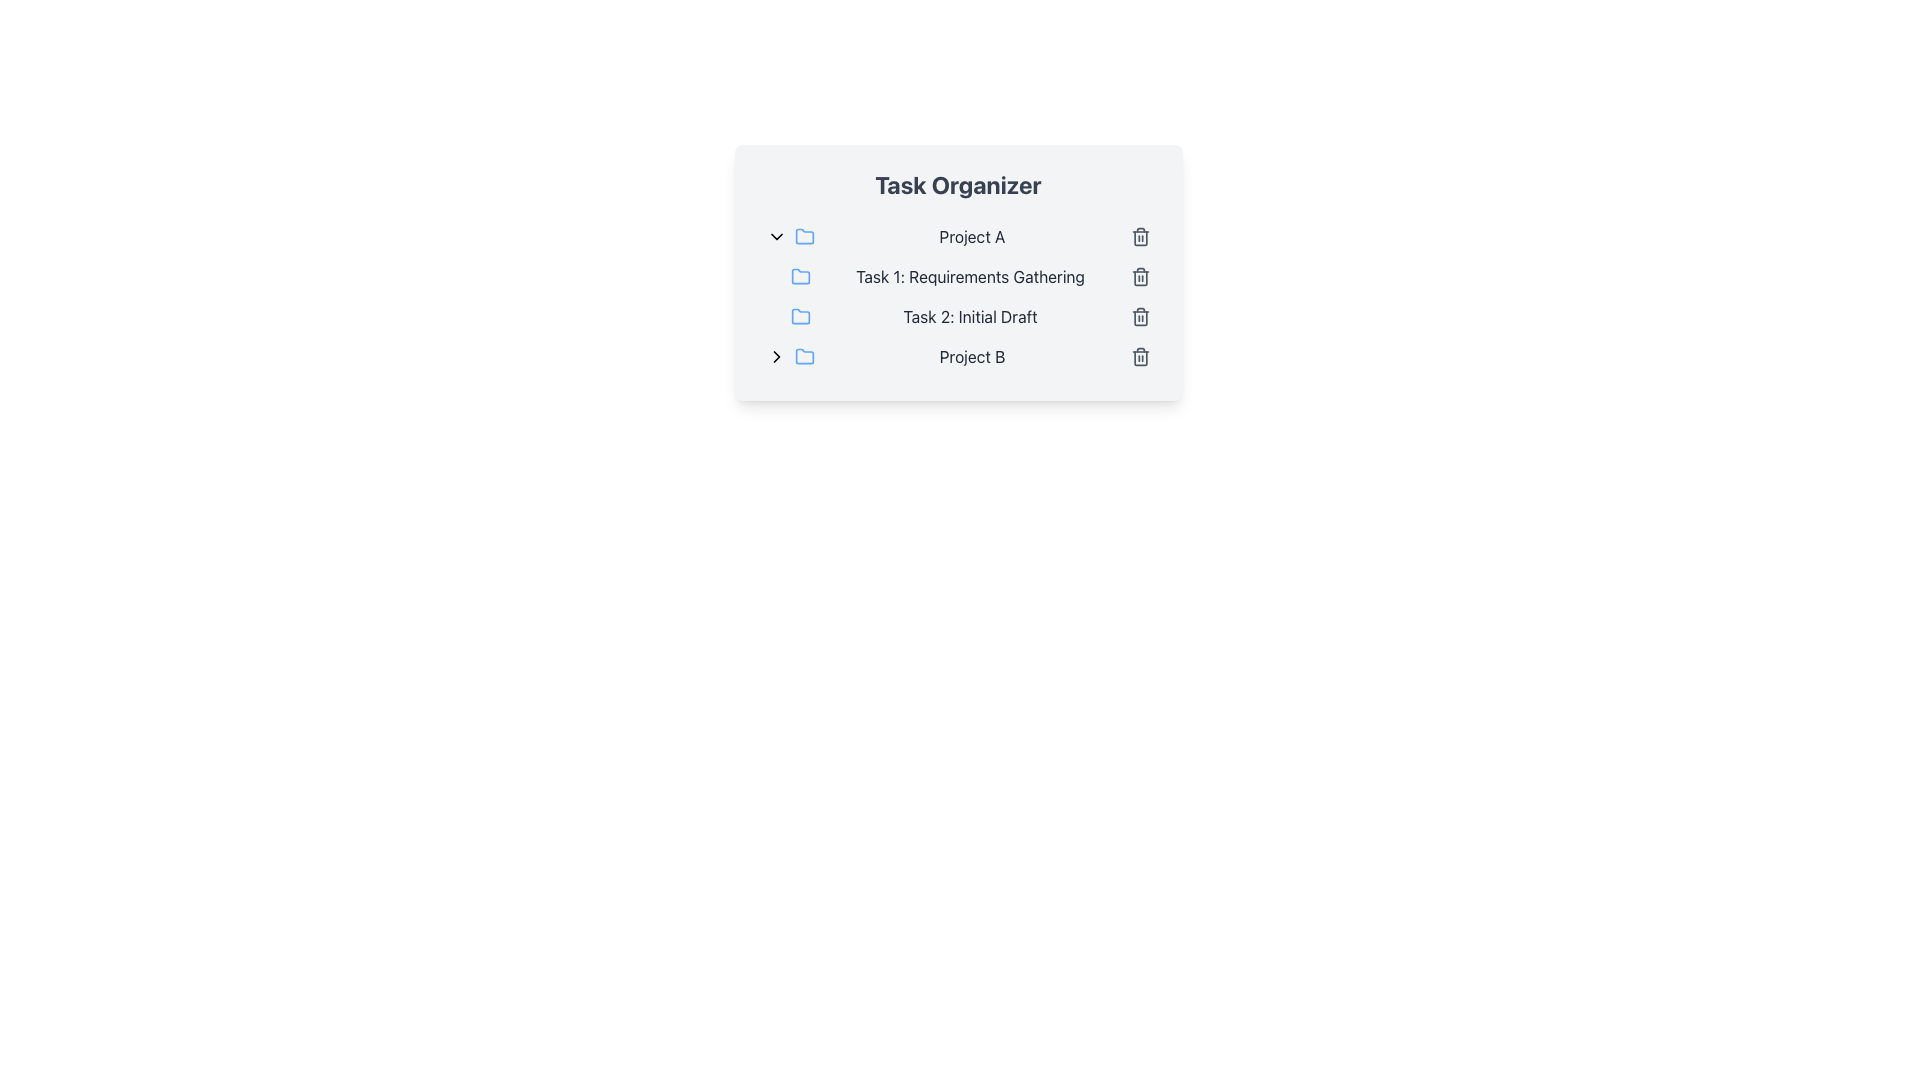 The image size is (1920, 1080). I want to click on the chevron arrow icon, so click(775, 356).